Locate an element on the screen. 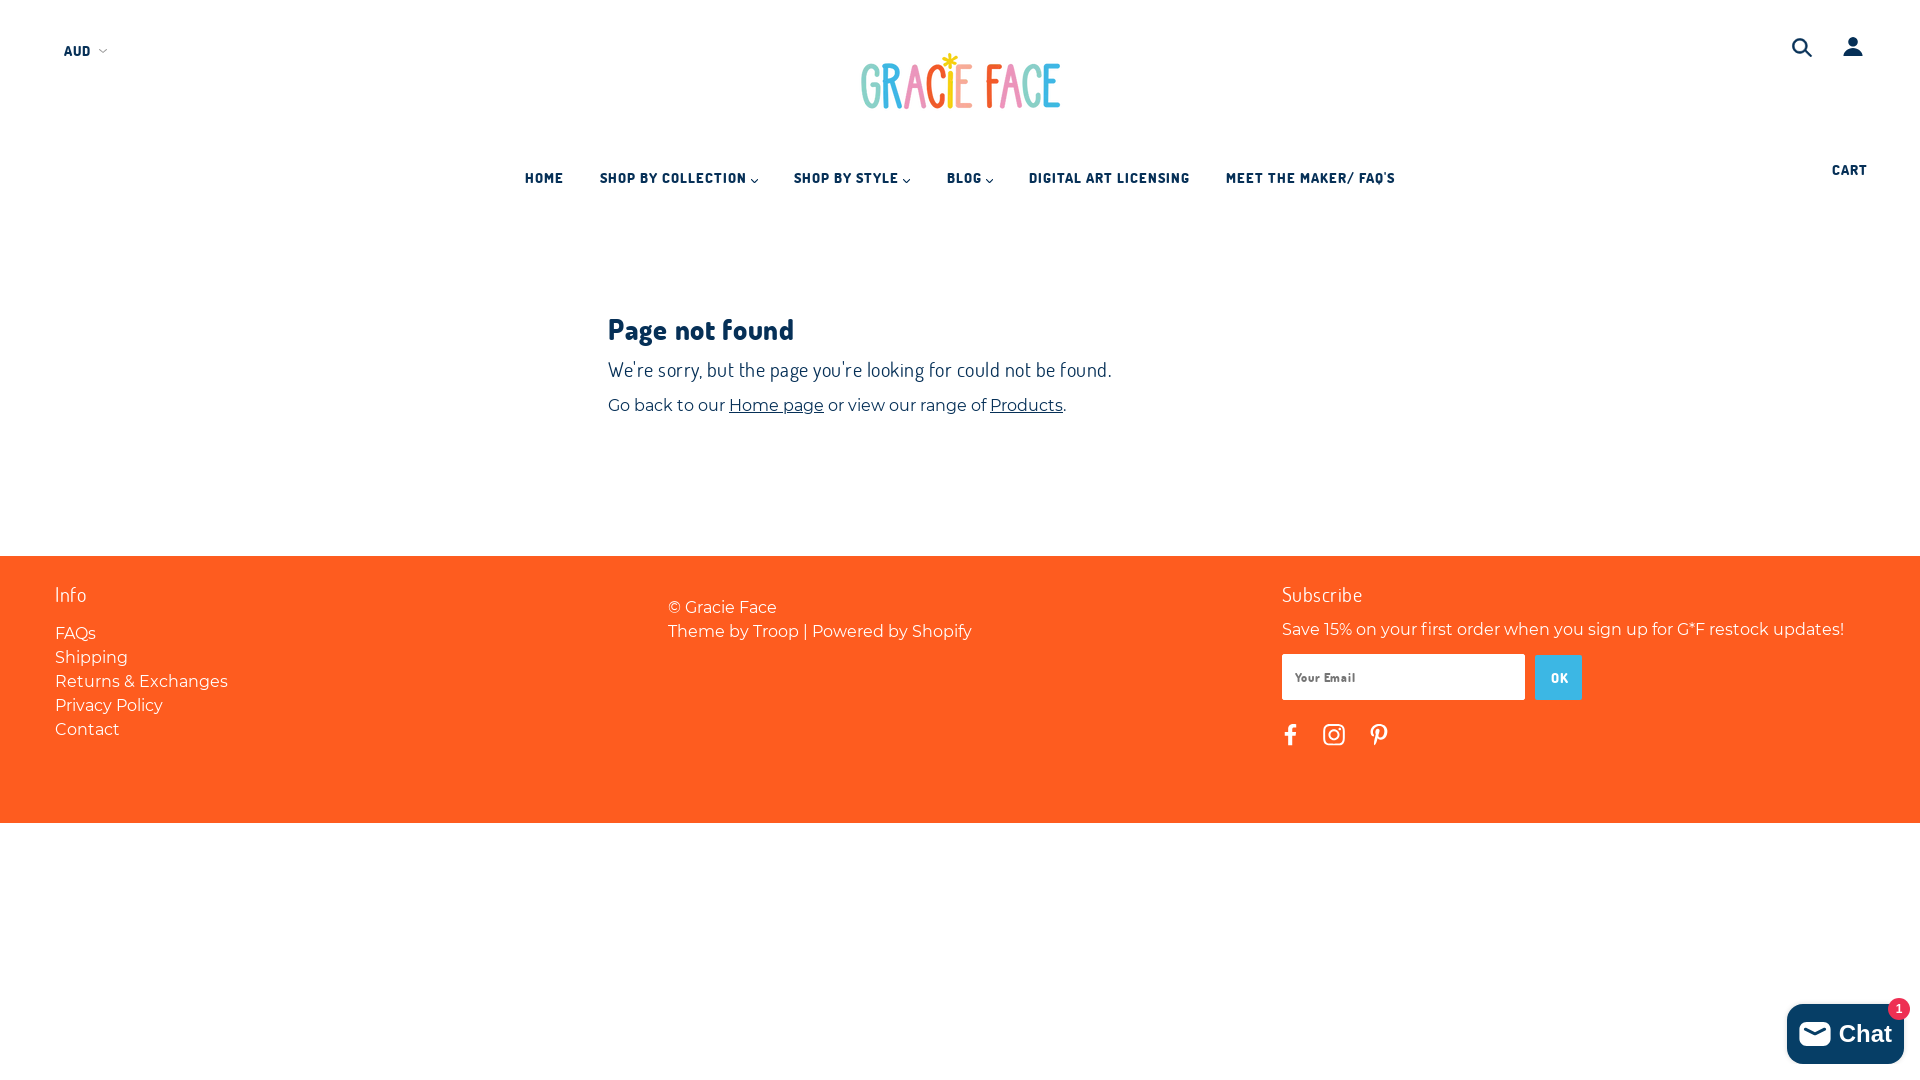 This screenshot has width=1920, height=1080. 'Powered by Shopify' is located at coordinates (891, 631).